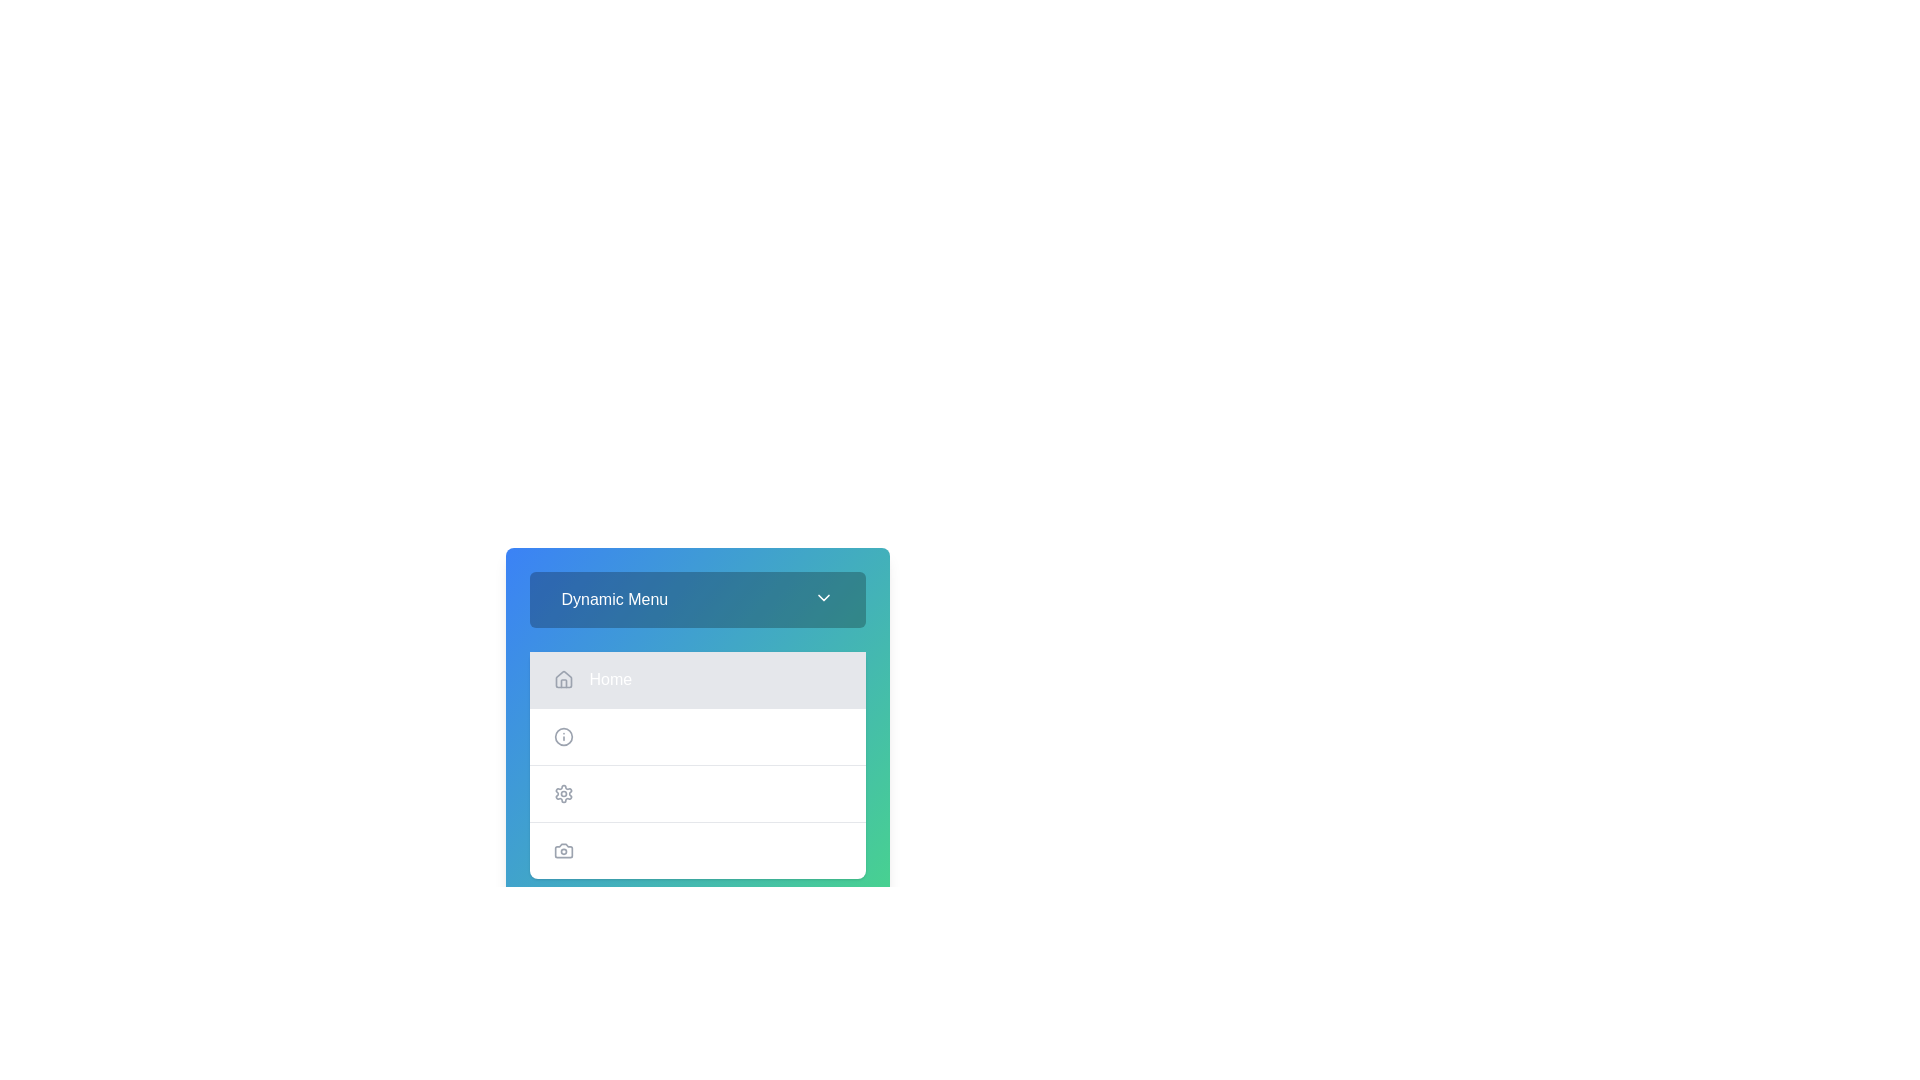 The height and width of the screenshot is (1080, 1920). I want to click on the 'Home' icon in the menu list, which is represented by a visual icon to the left of the text label 'Home' and is currently active with a gray background, so click(562, 678).